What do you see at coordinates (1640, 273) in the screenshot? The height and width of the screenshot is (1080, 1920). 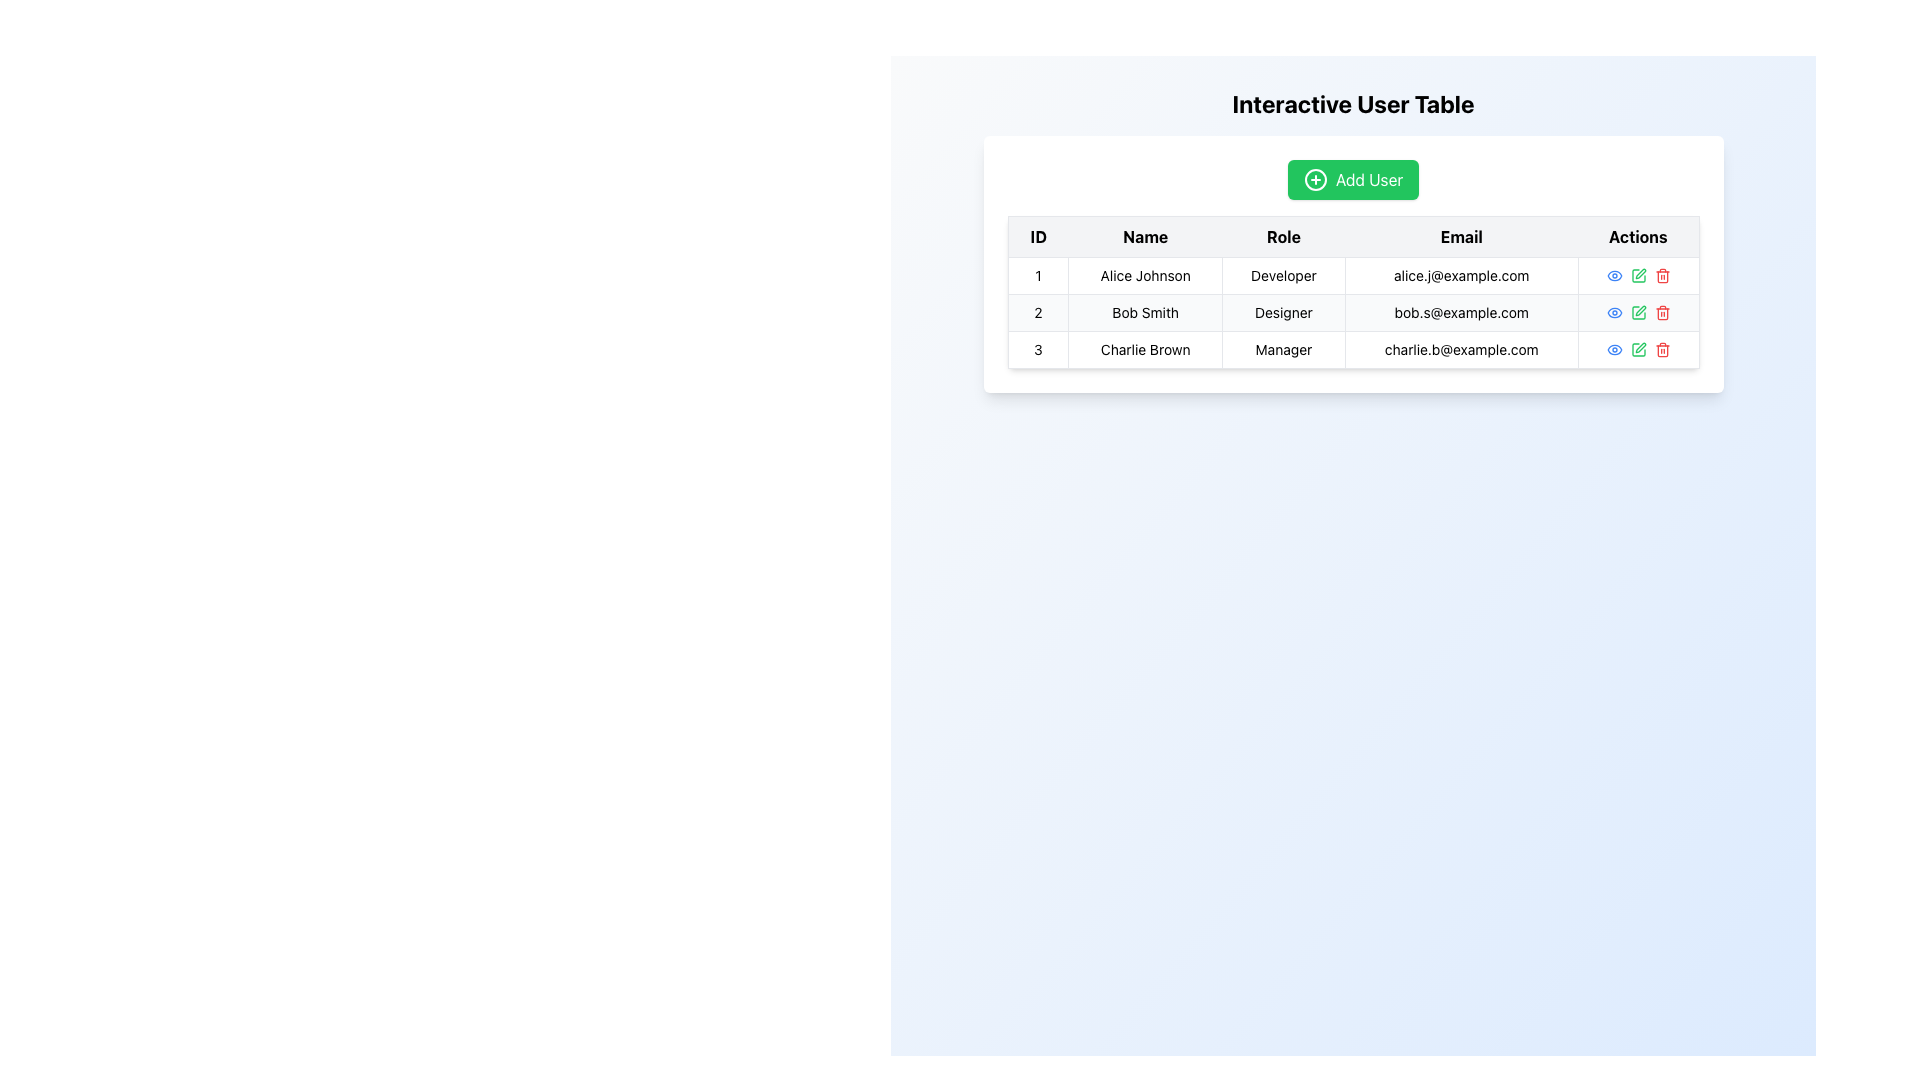 I see `the small pen icon located in the 'Actions' column of the data table for Bob Smith` at bounding box center [1640, 273].